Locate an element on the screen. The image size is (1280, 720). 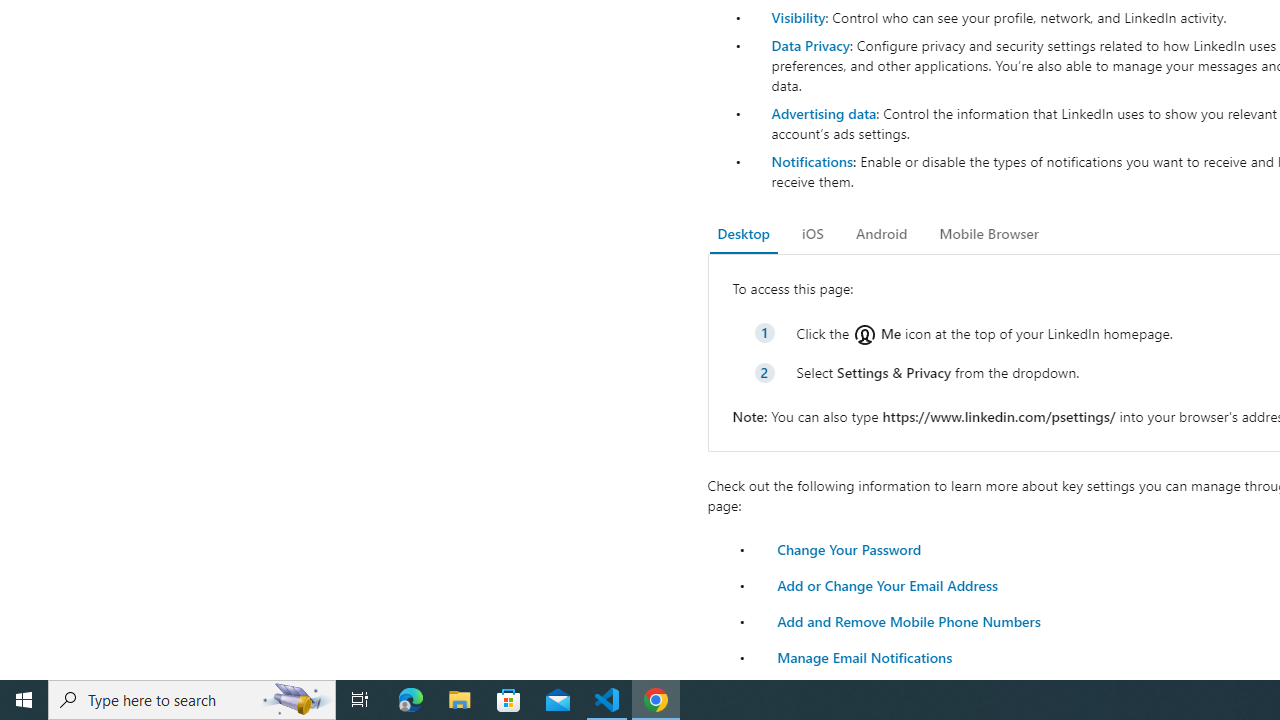
'Add or Change Your Email Address' is located at coordinates (886, 585).